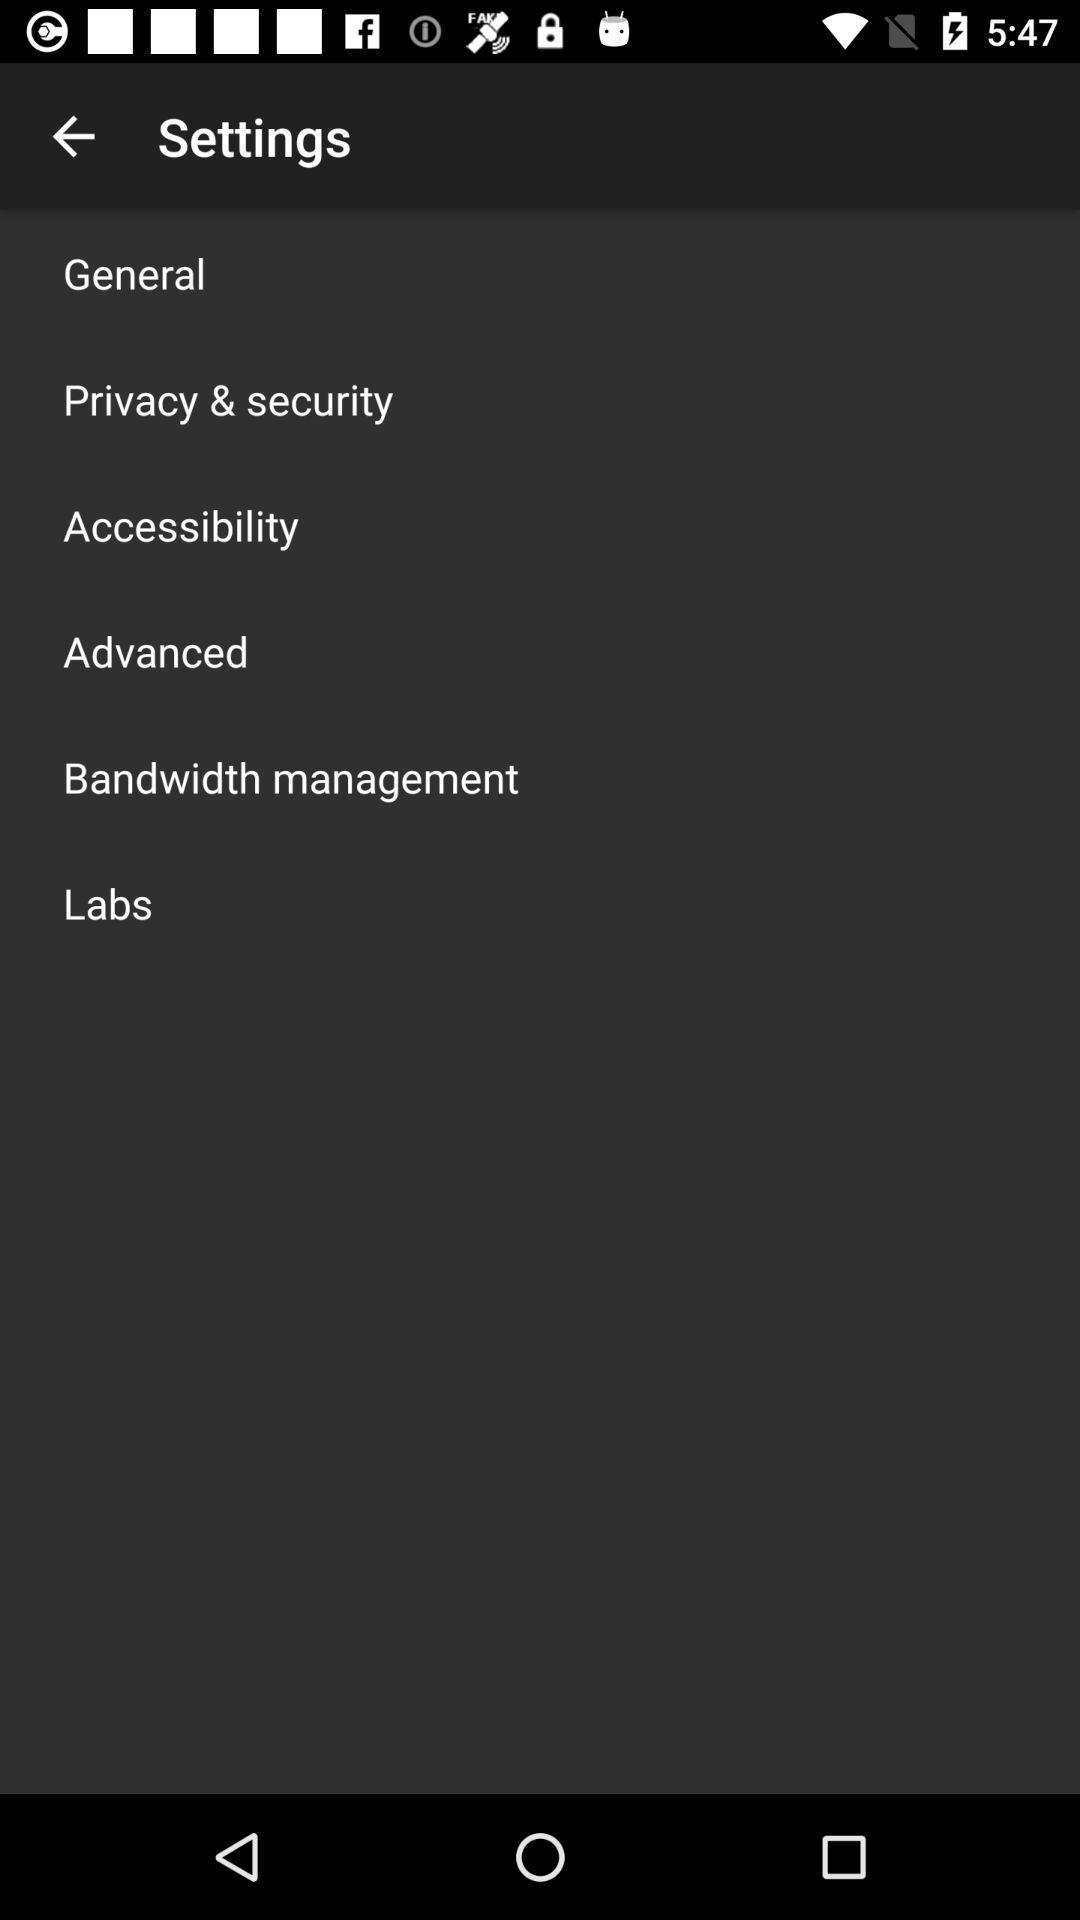 The width and height of the screenshot is (1080, 1920). Describe the element at coordinates (154, 651) in the screenshot. I see `advanced app` at that location.